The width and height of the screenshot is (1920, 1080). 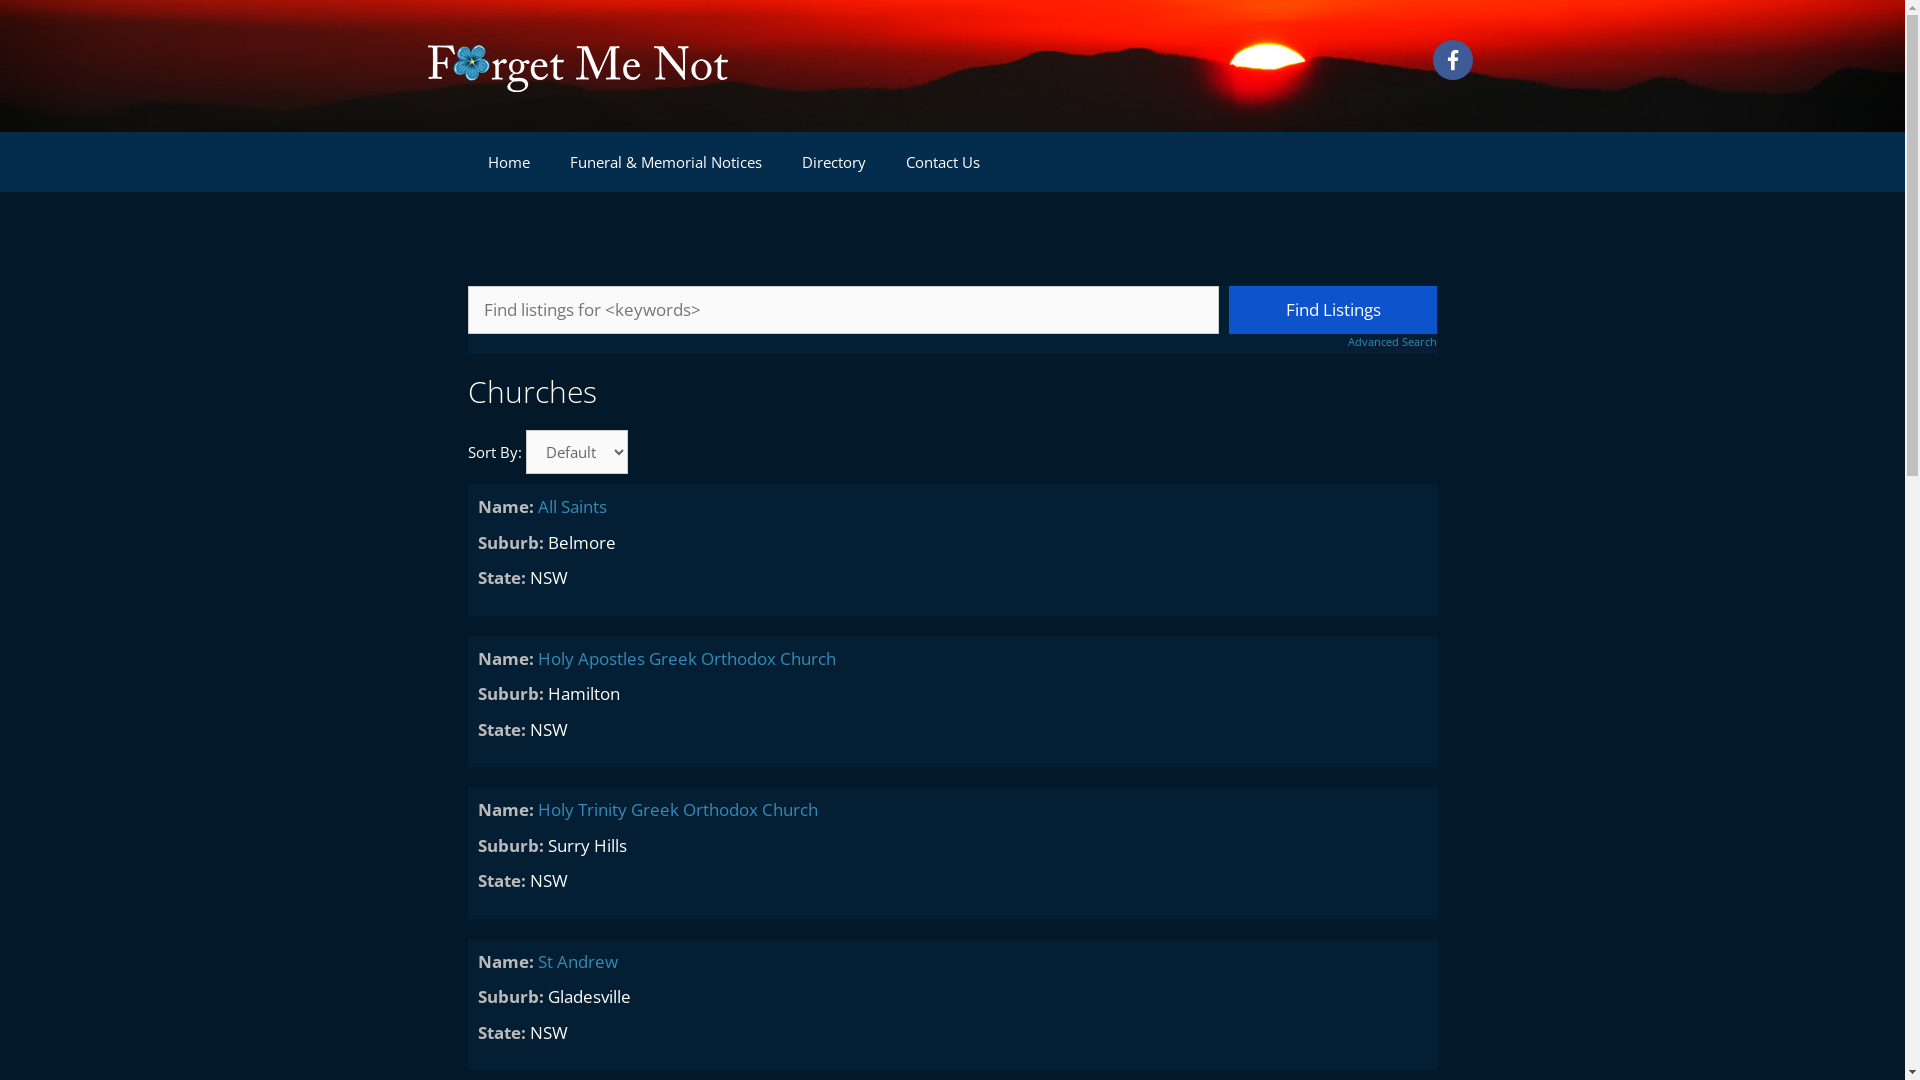 What do you see at coordinates (1452, 59) in the screenshot?
I see `'facebook'` at bounding box center [1452, 59].